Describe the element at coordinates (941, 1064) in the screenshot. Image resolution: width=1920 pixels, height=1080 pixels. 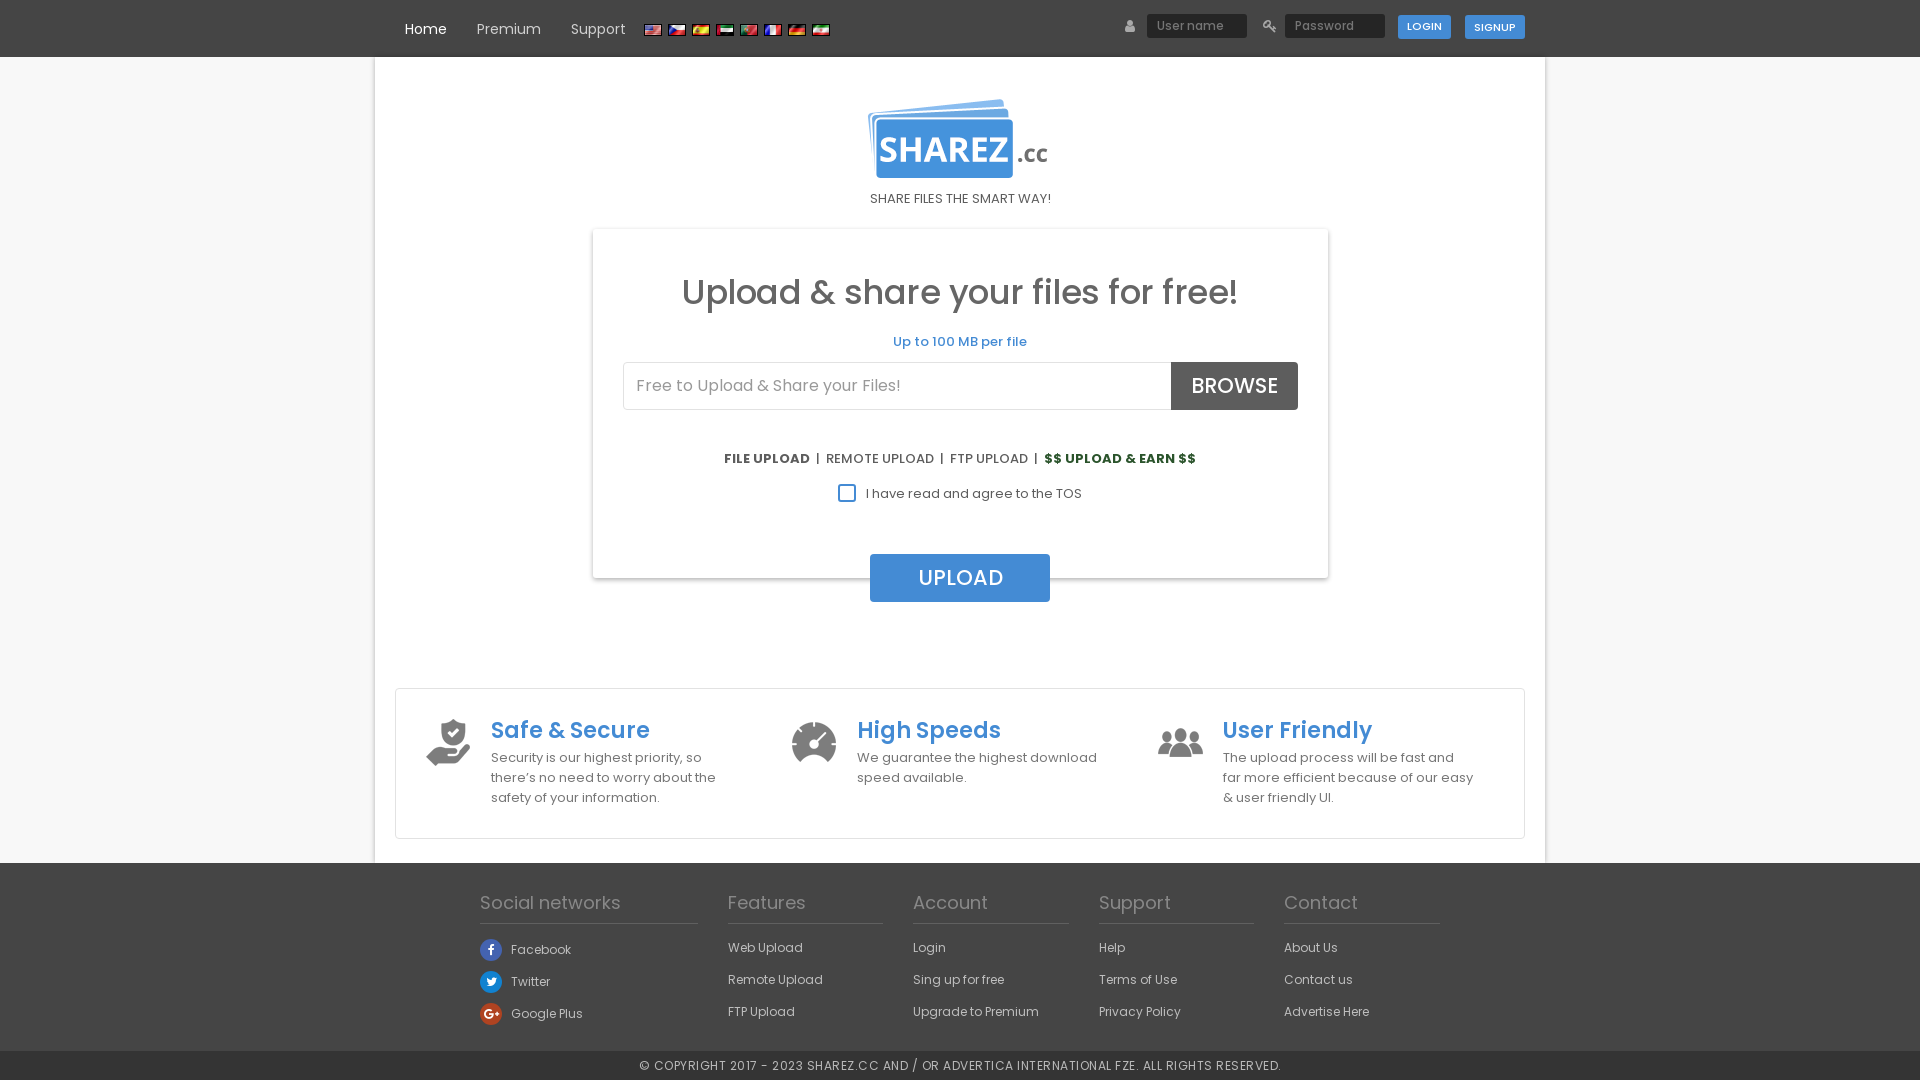
I see `'ADVERTICA INTERNATIONAL FZE.'` at that location.